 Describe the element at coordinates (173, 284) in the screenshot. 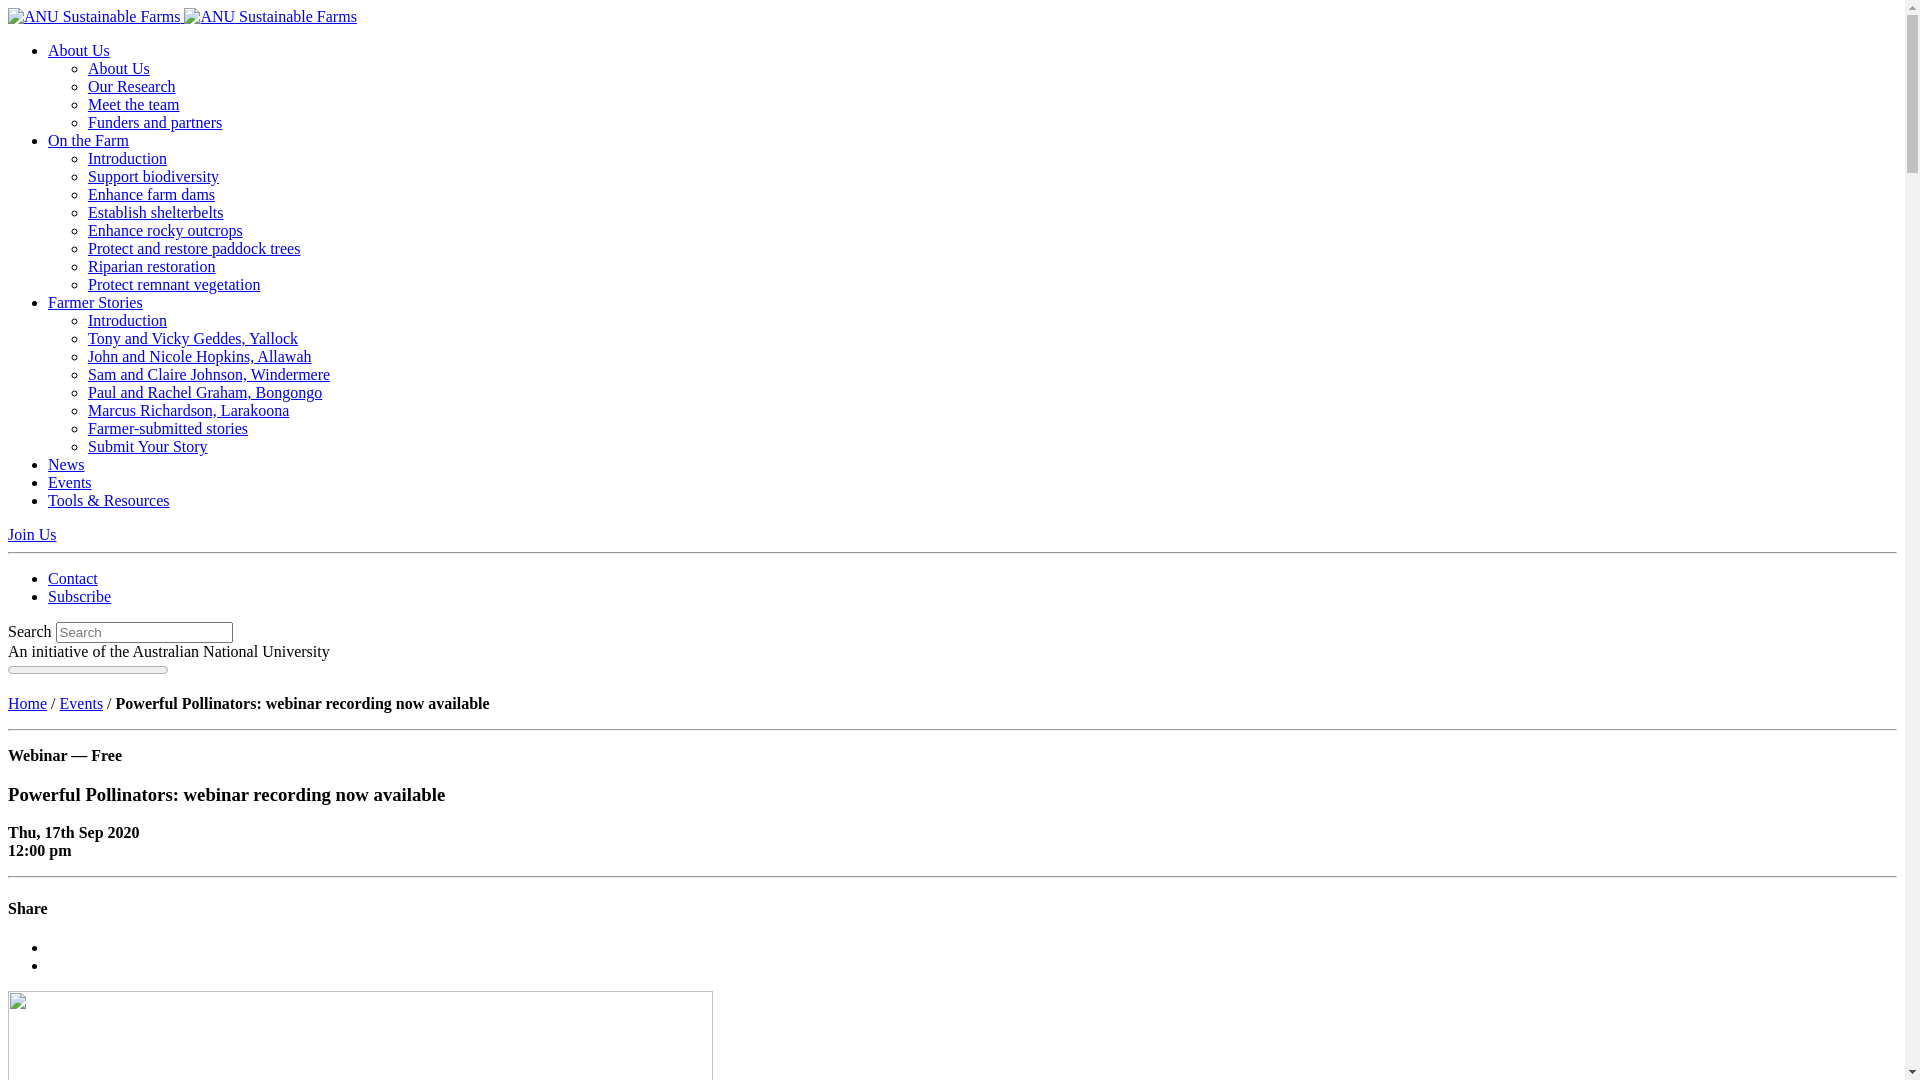

I see `'Protect remnant vegetation'` at that location.